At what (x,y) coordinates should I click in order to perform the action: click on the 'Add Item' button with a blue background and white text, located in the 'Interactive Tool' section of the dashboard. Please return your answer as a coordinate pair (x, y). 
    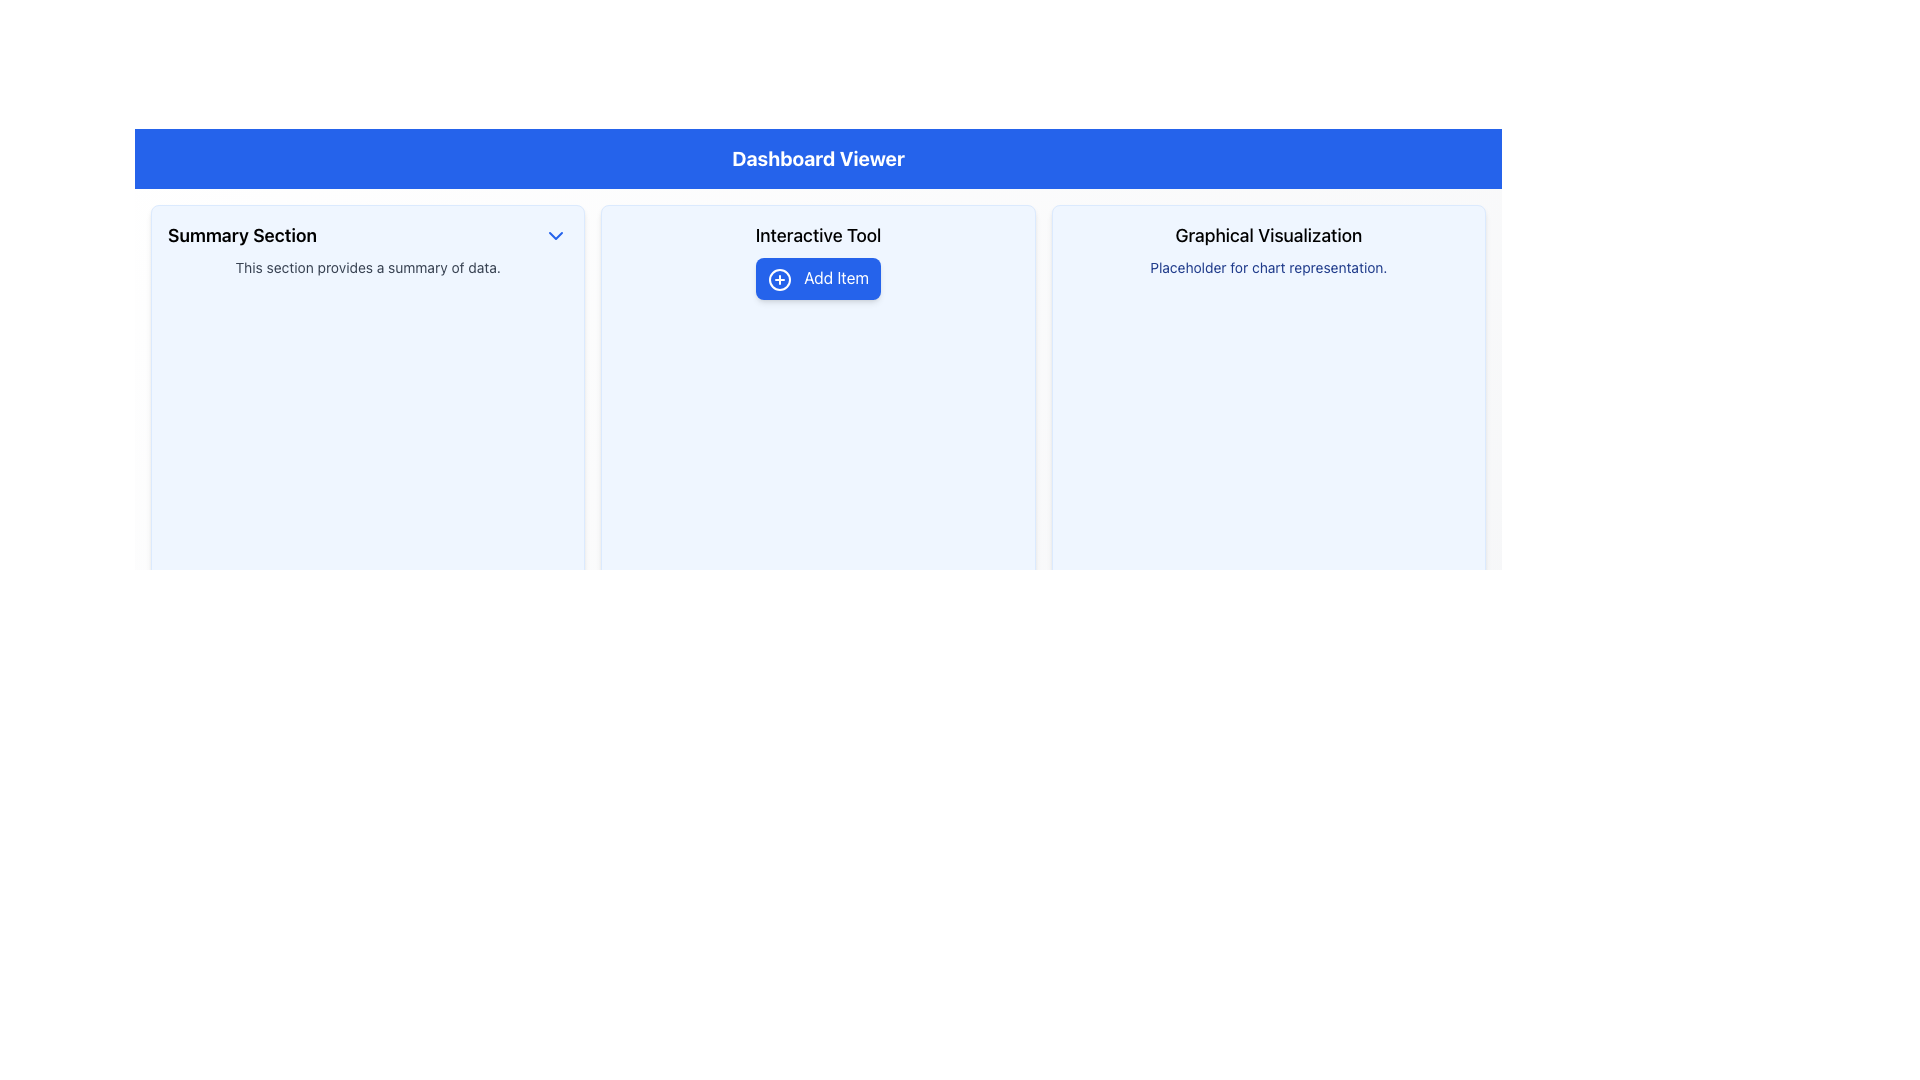
    Looking at the image, I should click on (818, 278).